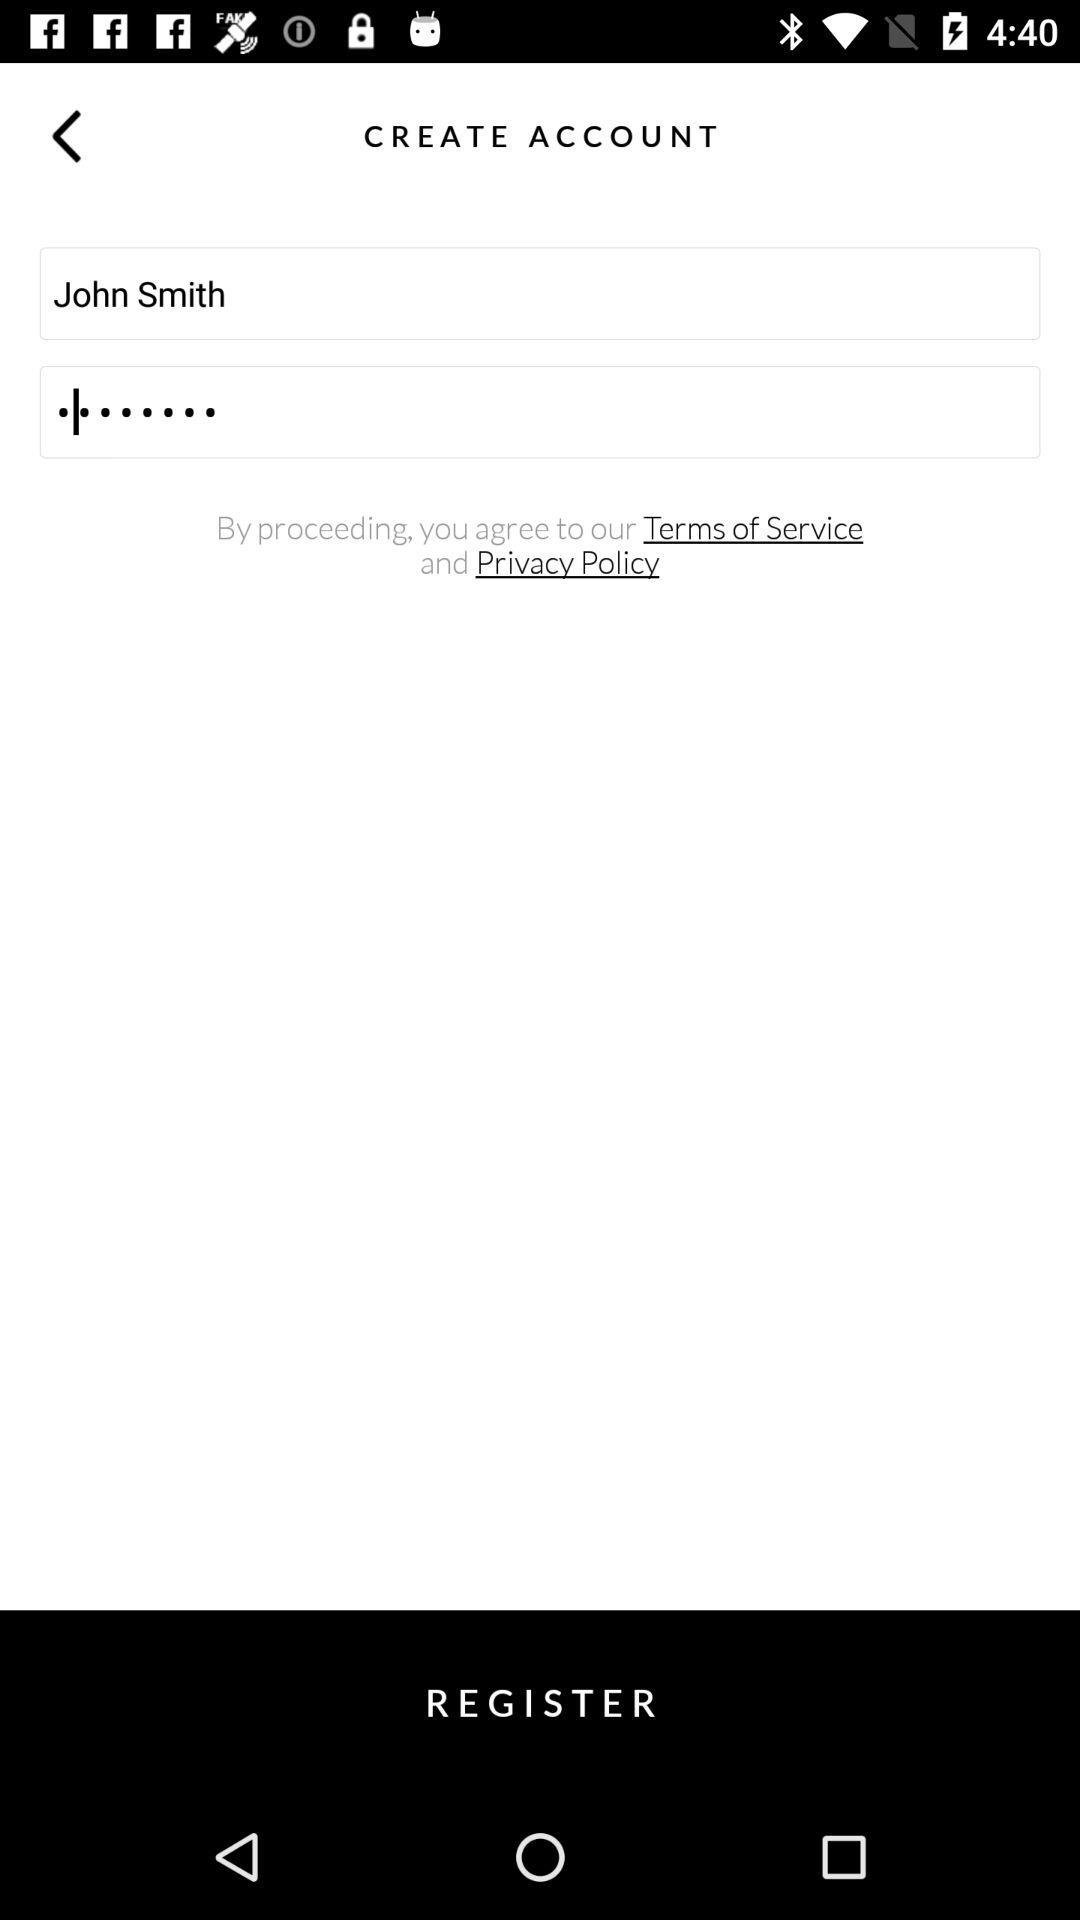  What do you see at coordinates (540, 411) in the screenshot?
I see `icon below john smith item` at bounding box center [540, 411].